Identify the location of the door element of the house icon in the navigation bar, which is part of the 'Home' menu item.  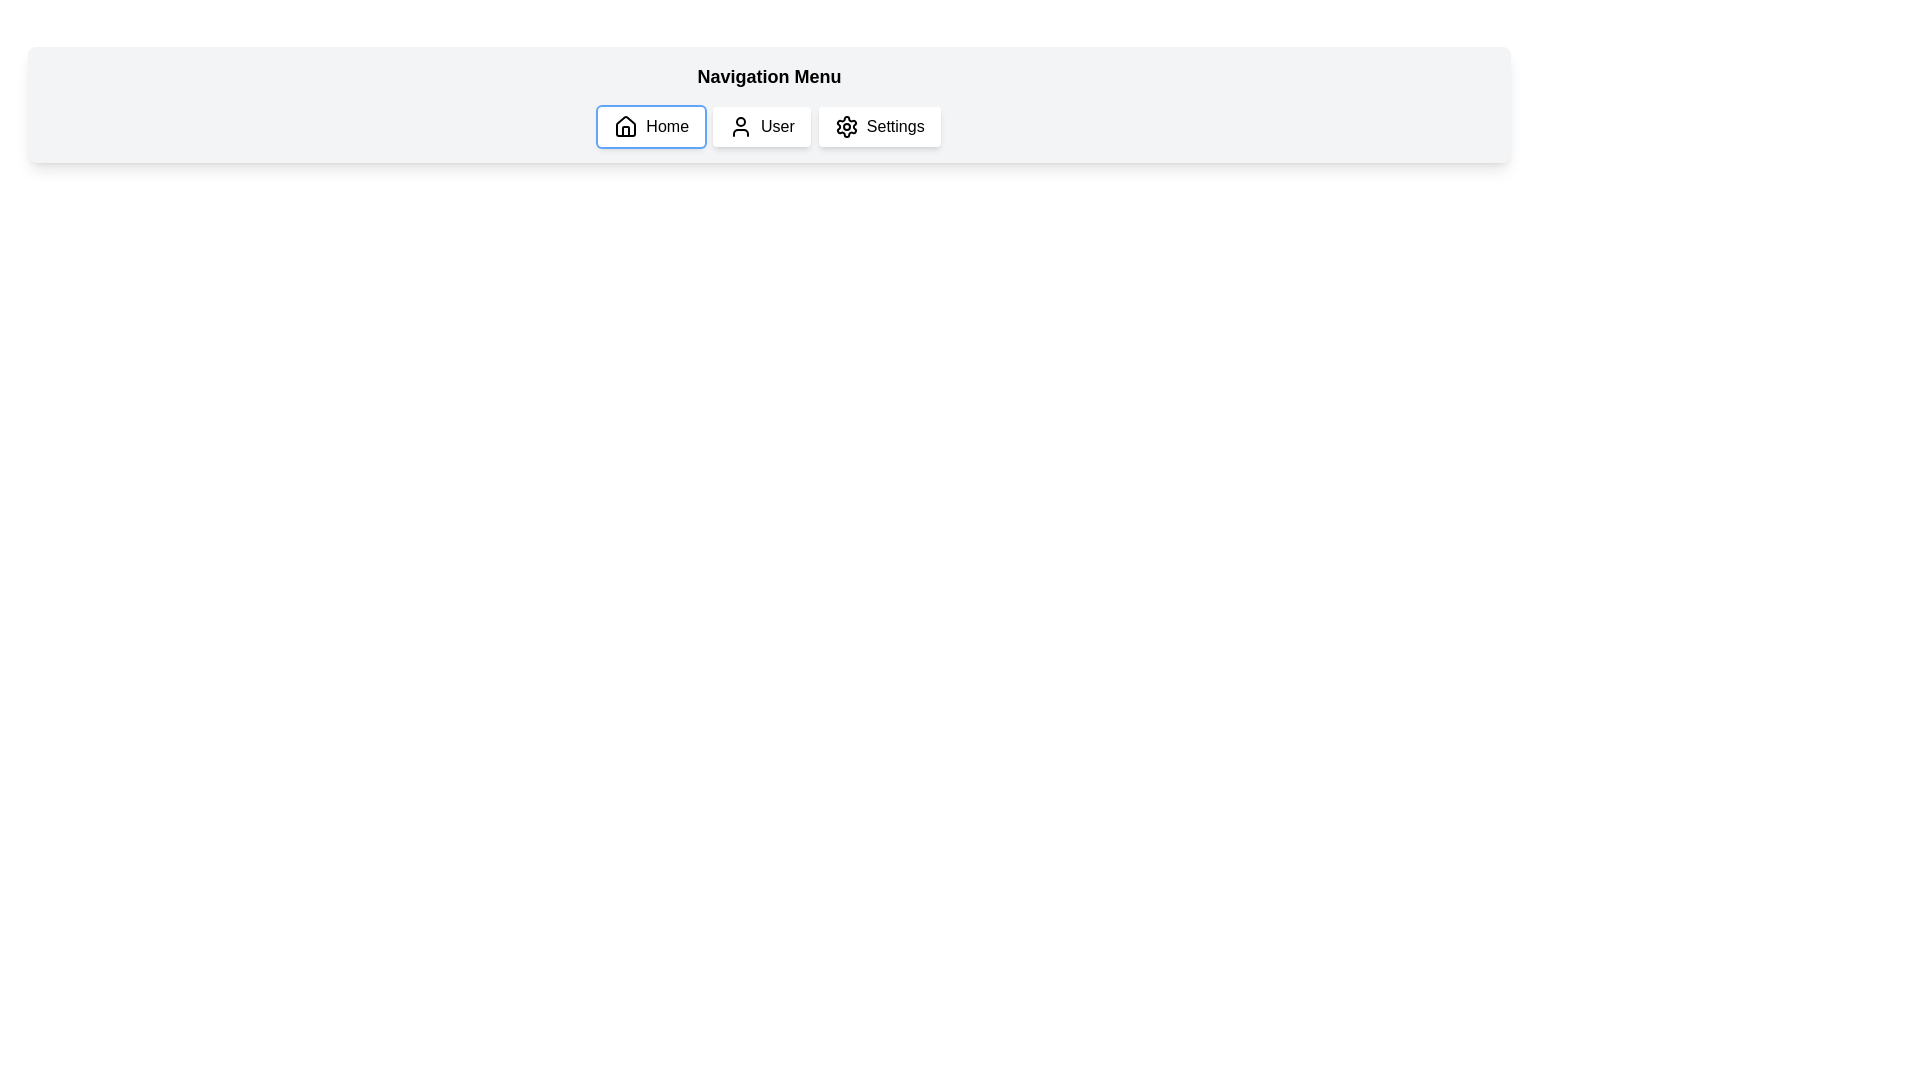
(625, 131).